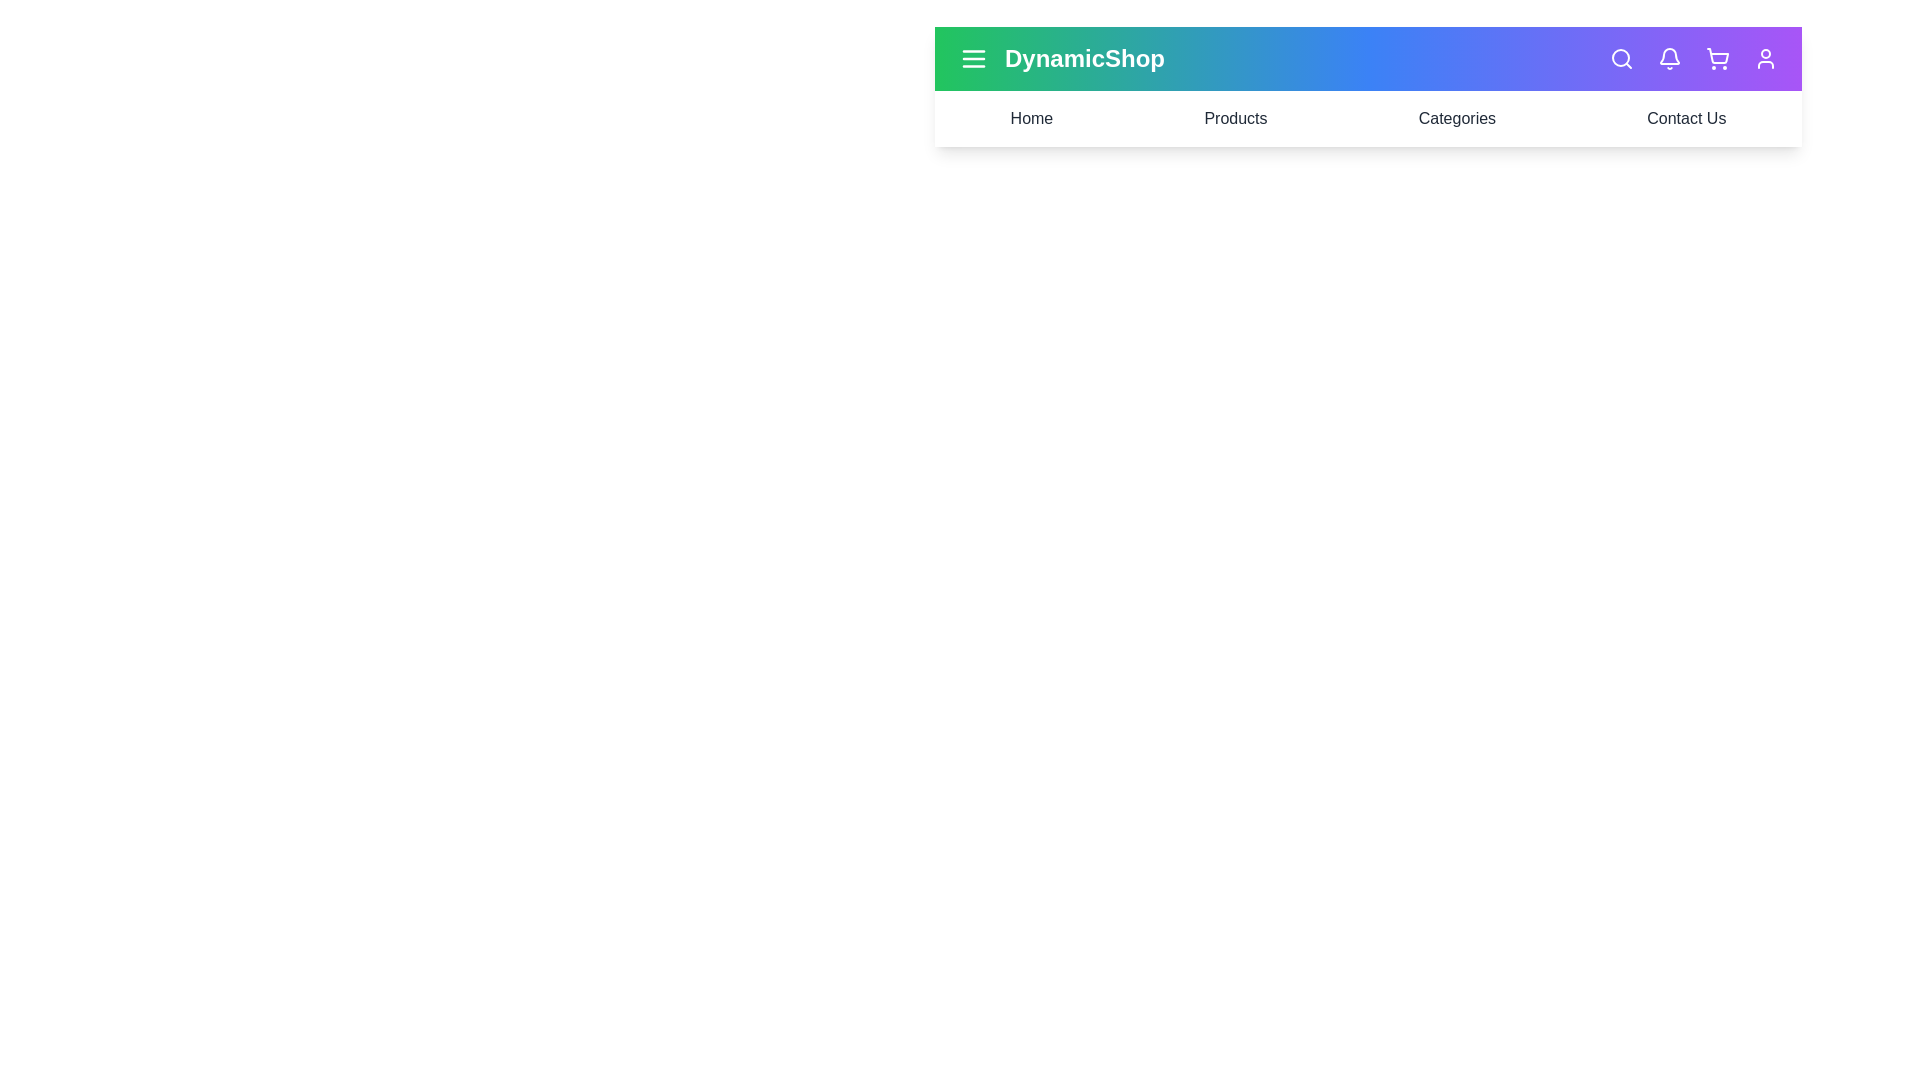 This screenshot has width=1920, height=1080. What do you see at coordinates (1685, 119) in the screenshot?
I see `the navigation link labeled Contact Us` at bounding box center [1685, 119].